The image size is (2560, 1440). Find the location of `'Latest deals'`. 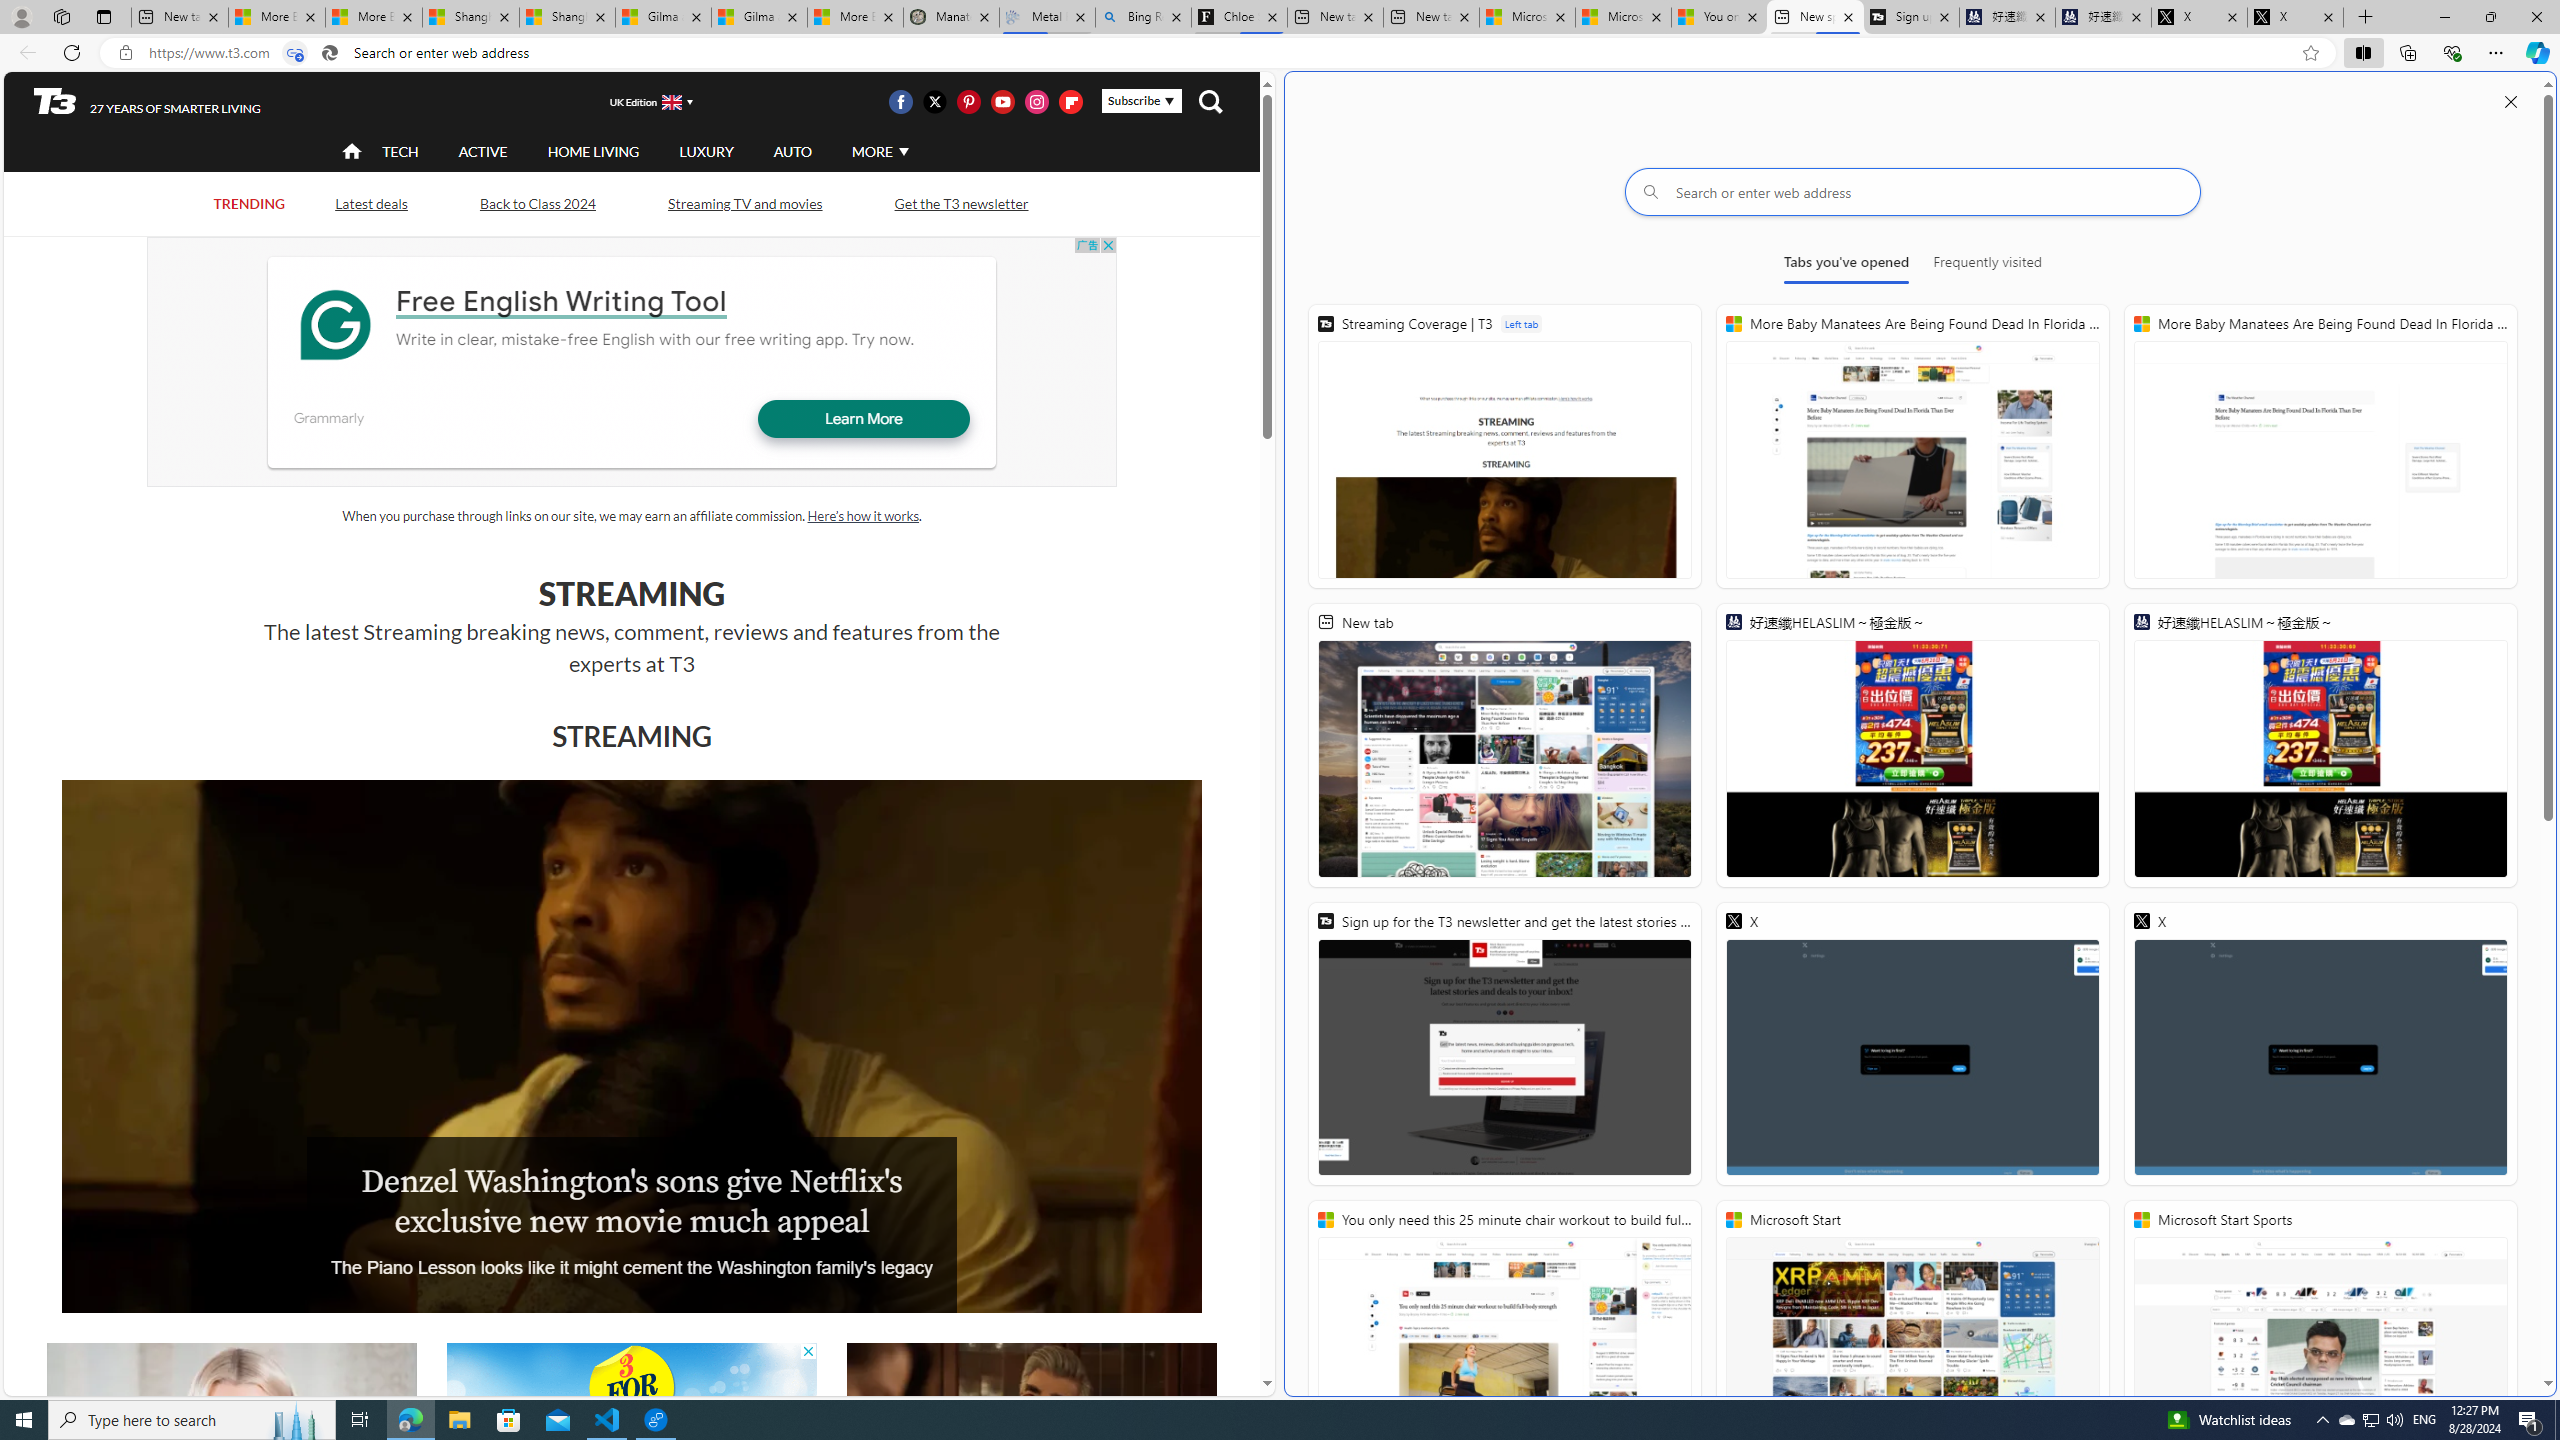

'Latest deals' is located at coordinates (370, 202).